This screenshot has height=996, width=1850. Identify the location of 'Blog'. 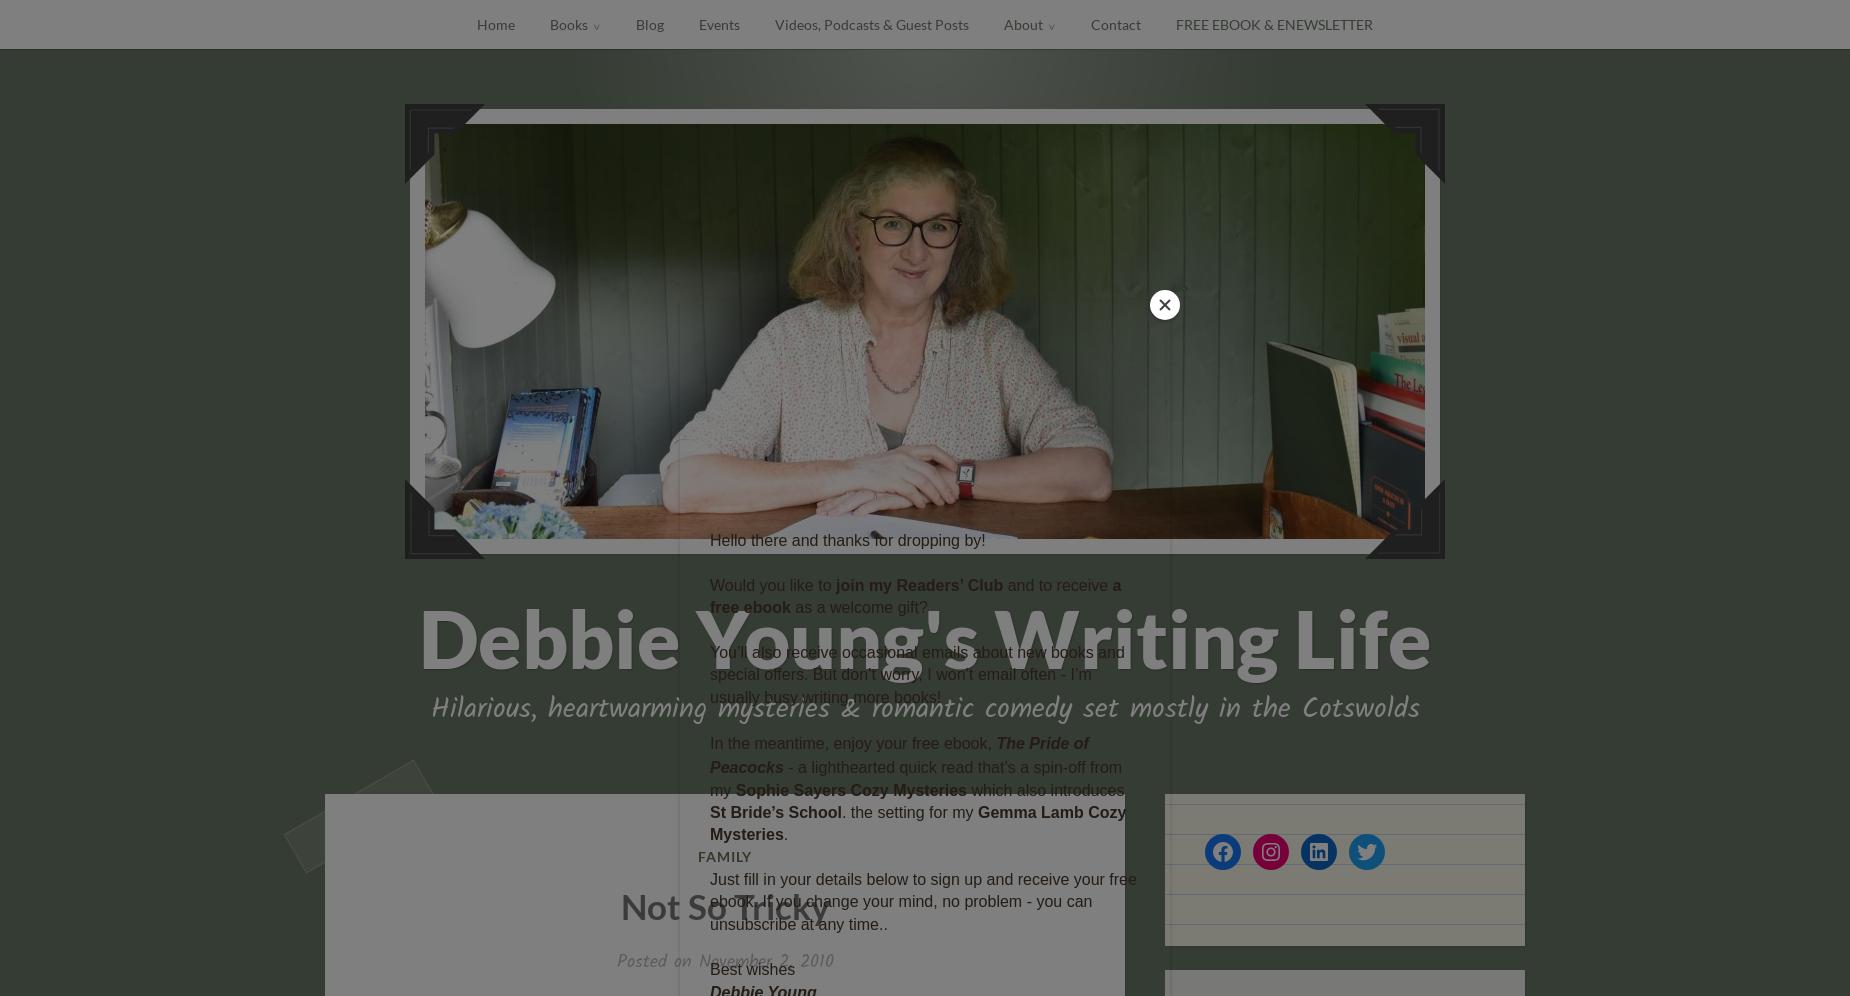
(650, 24).